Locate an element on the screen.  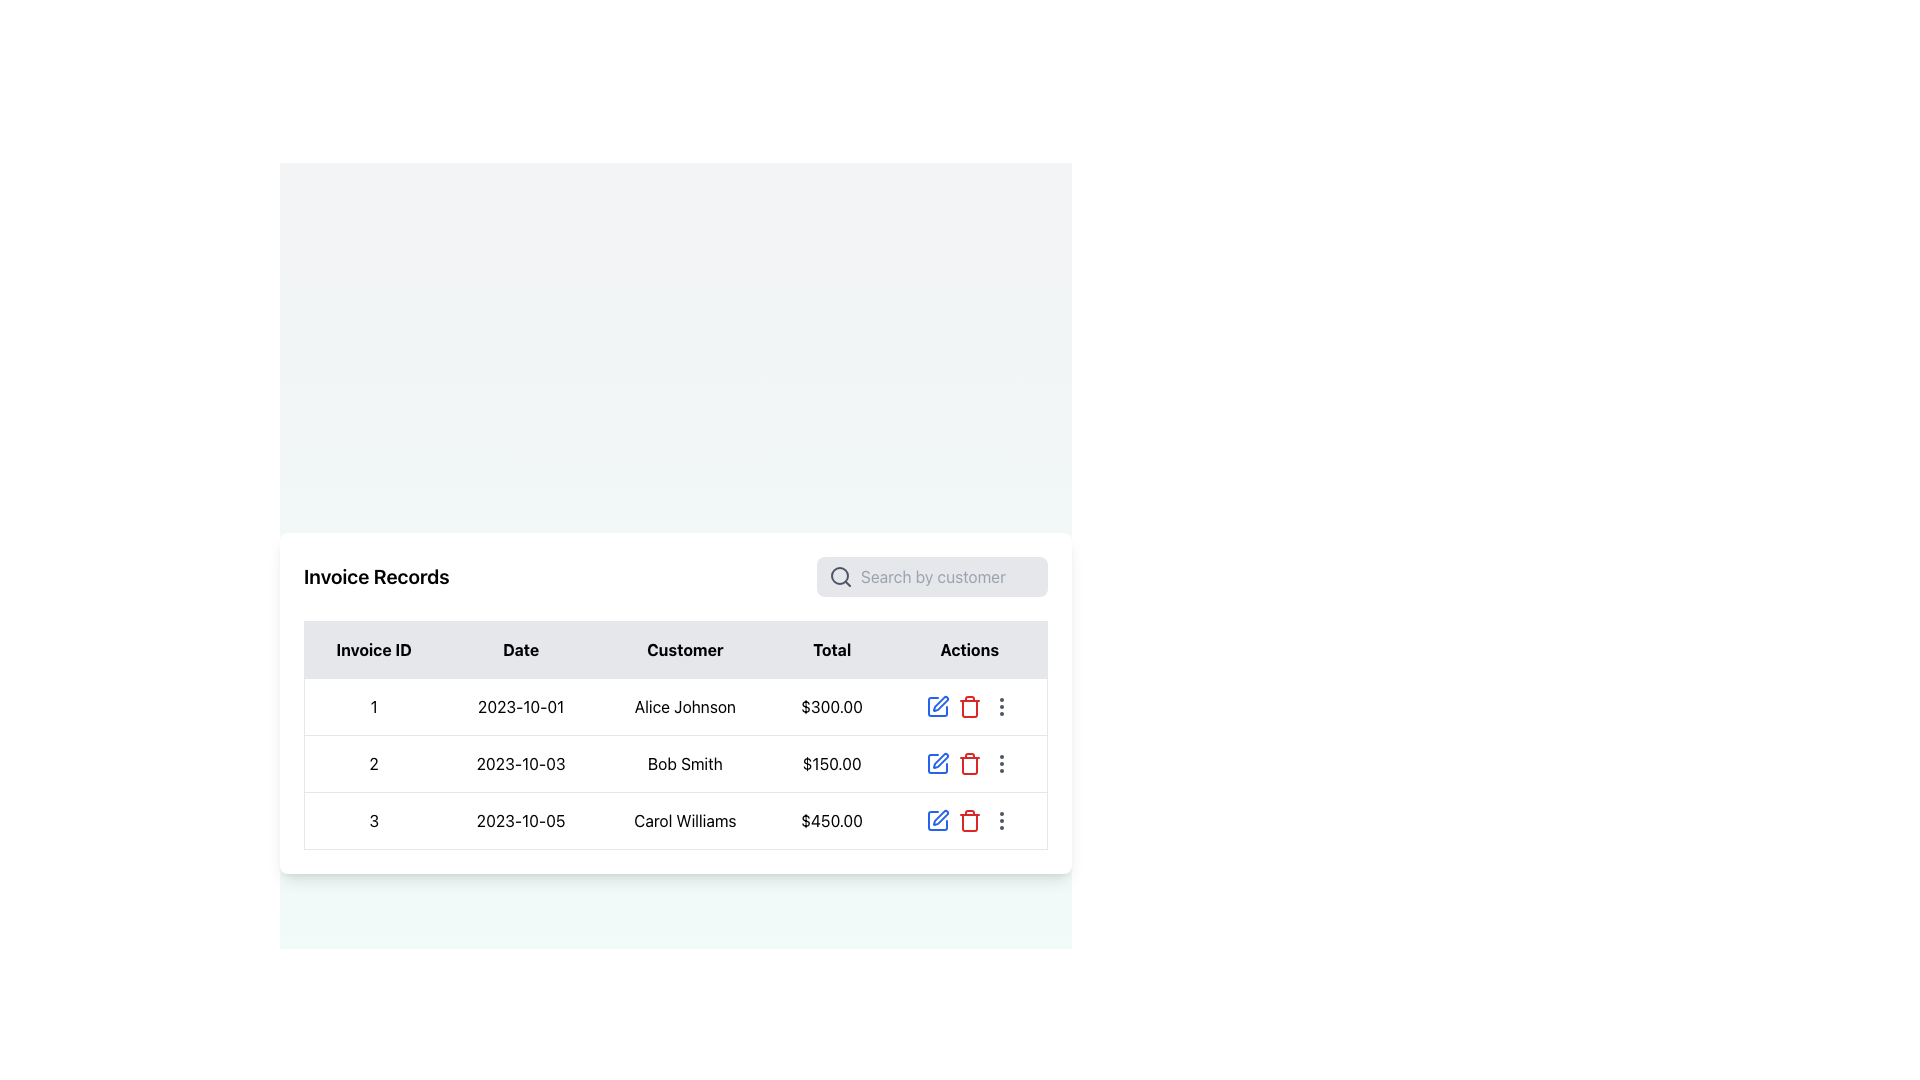
the icon featuring three vertically aligned dots (ellipsis) located in the last column of the last row of the table is located at coordinates (1001, 820).